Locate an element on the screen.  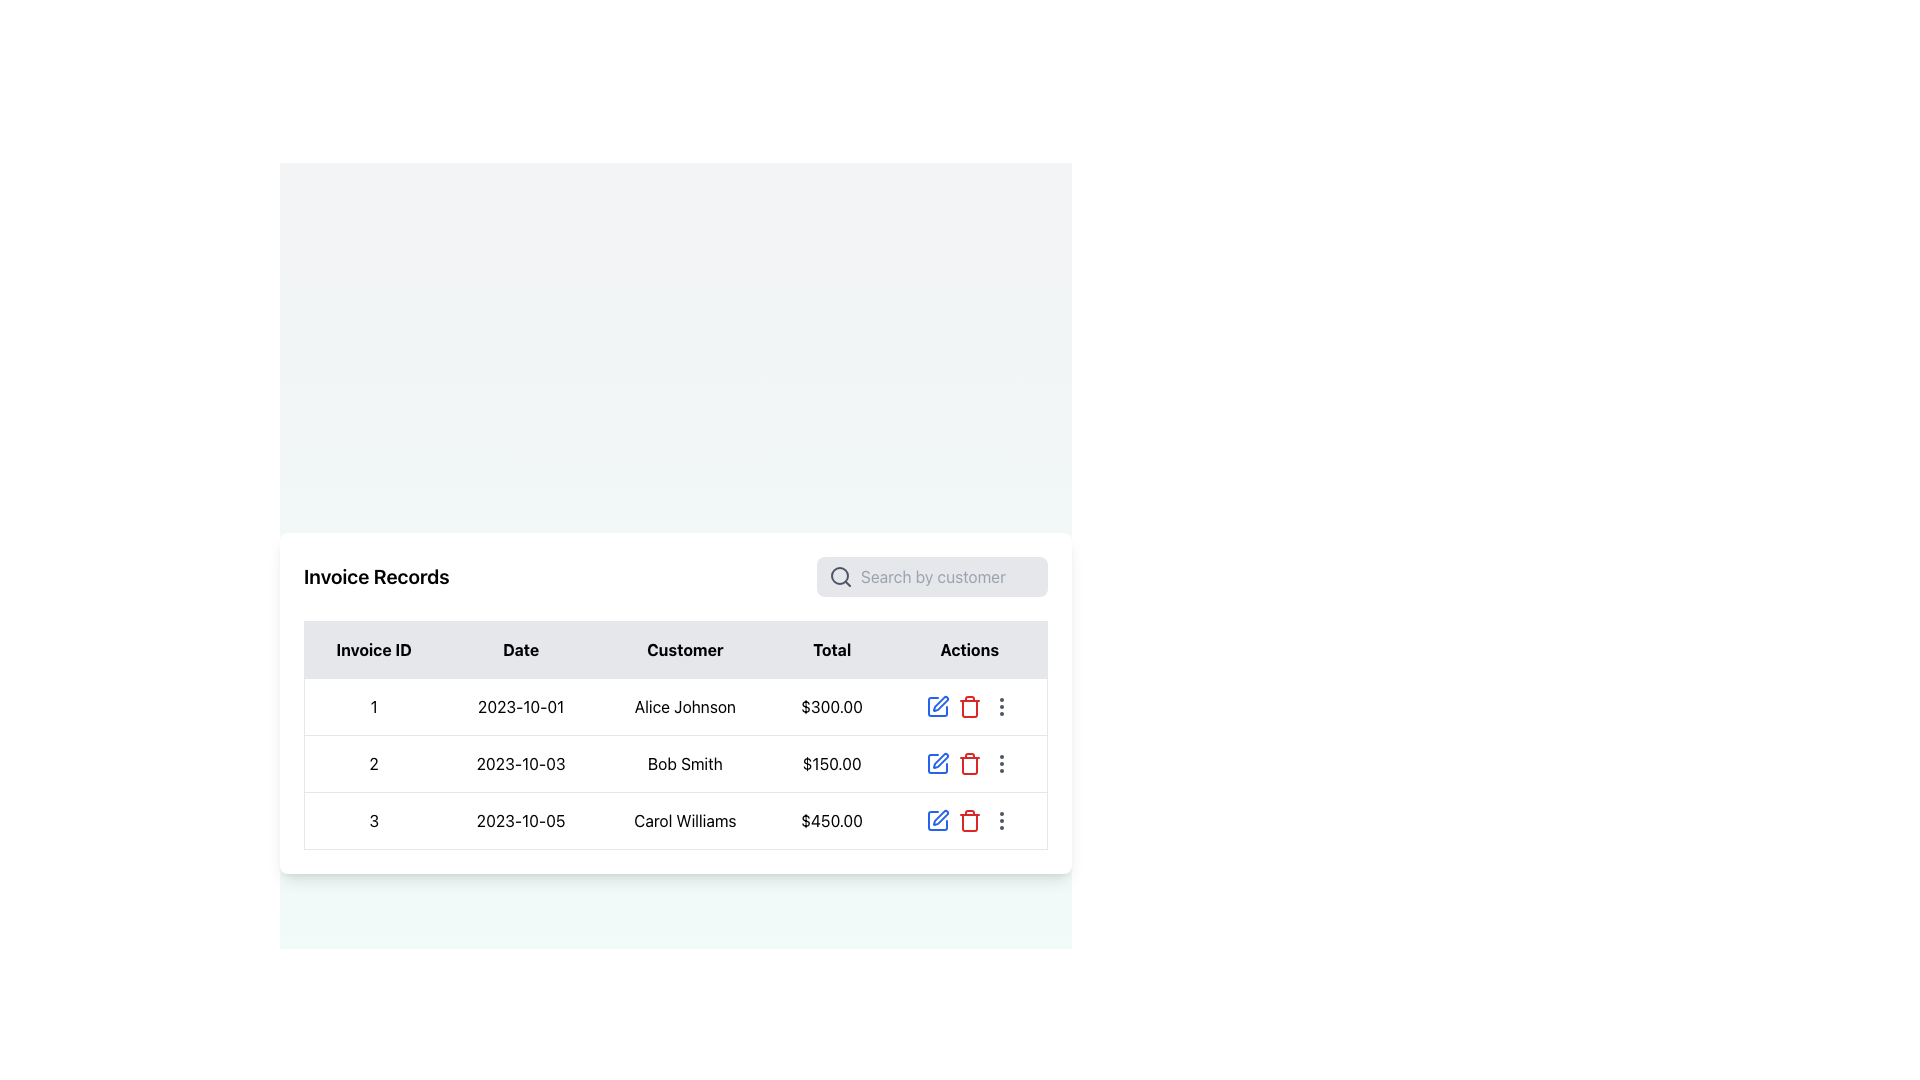
the icon featuring three vertically aligned dots (ellipsis) located in the last column of the last row of the table is located at coordinates (1001, 820).